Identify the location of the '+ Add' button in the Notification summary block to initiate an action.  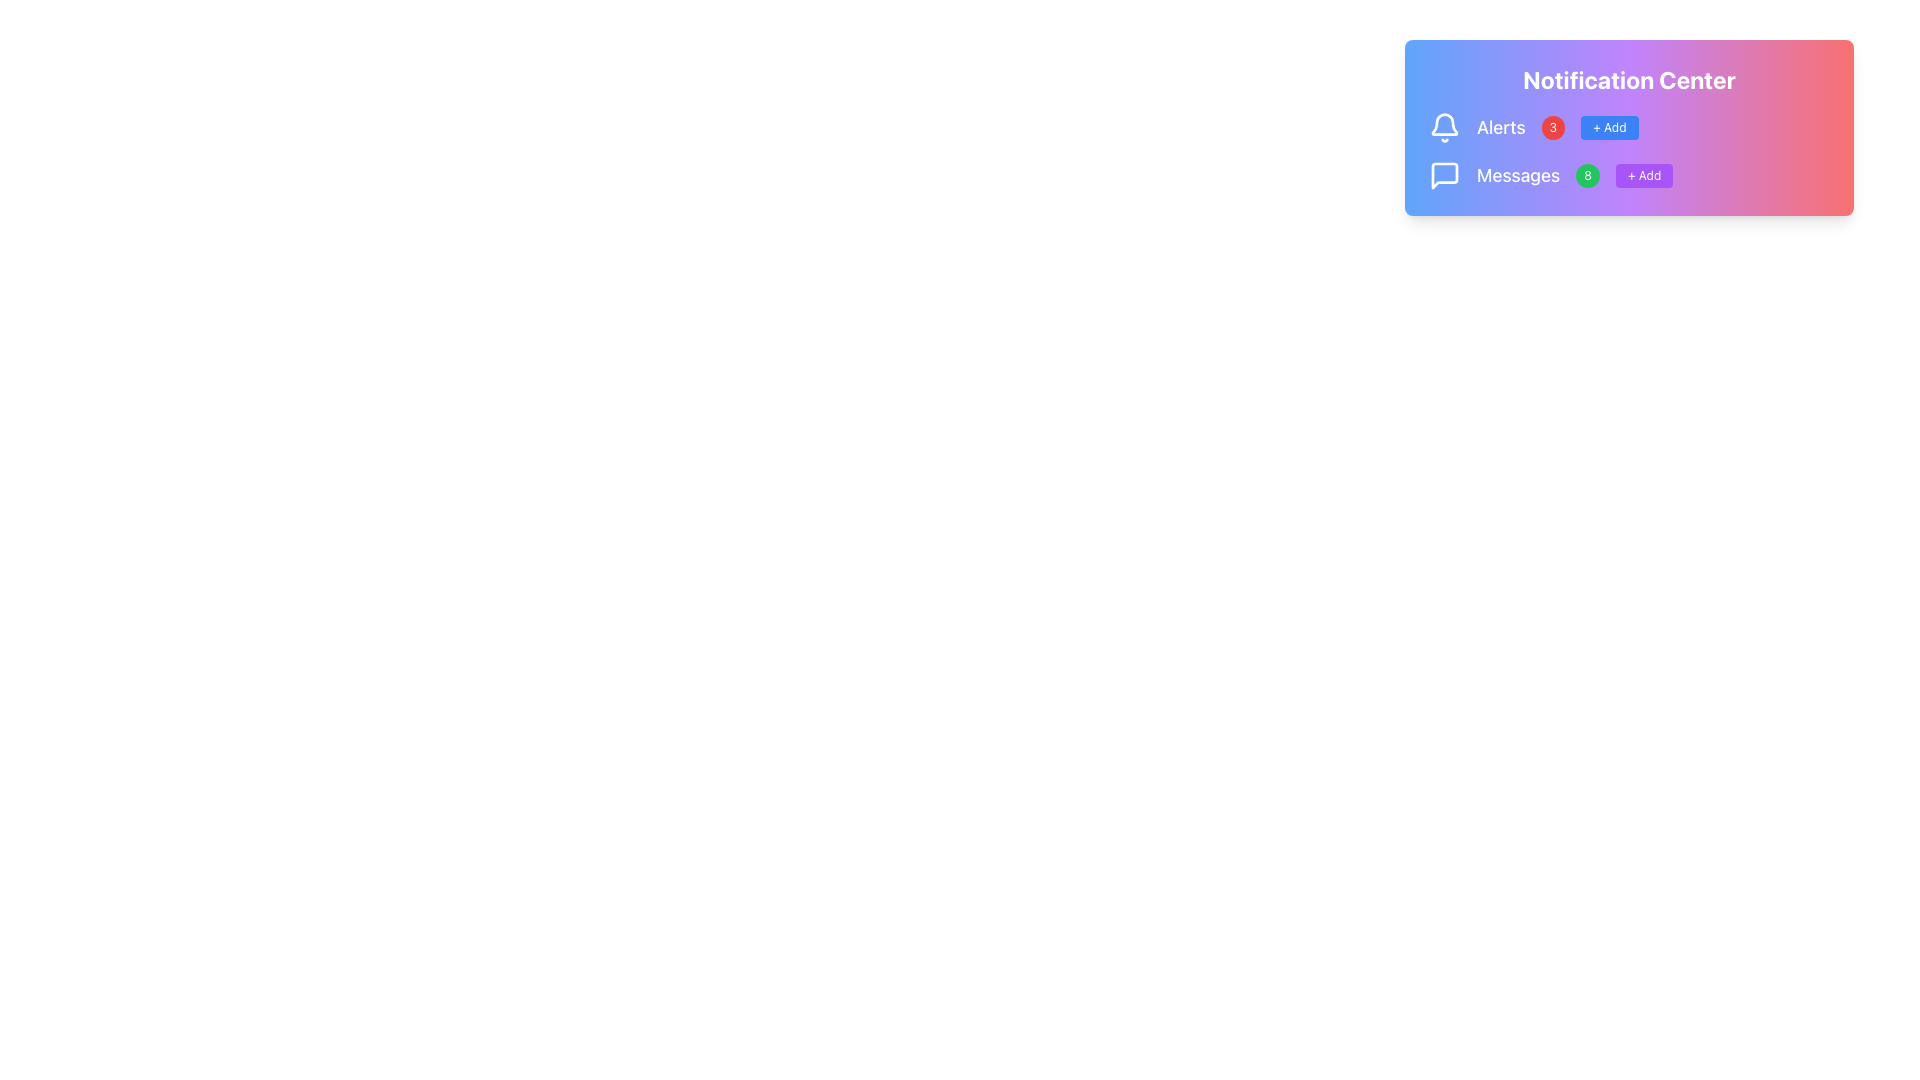
(1629, 175).